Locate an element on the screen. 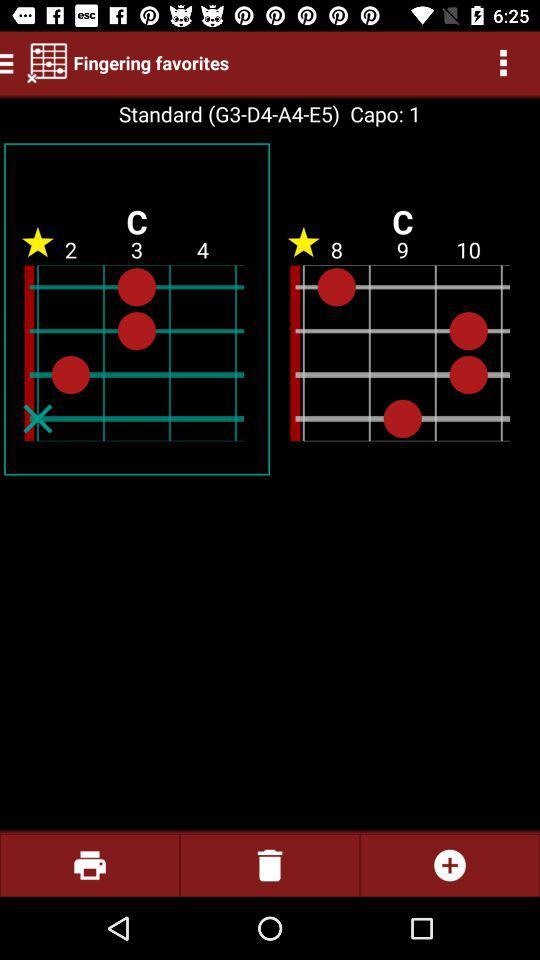 The height and width of the screenshot is (960, 540). icon to the left of the fingering favorites is located at coordinates (47, 62).